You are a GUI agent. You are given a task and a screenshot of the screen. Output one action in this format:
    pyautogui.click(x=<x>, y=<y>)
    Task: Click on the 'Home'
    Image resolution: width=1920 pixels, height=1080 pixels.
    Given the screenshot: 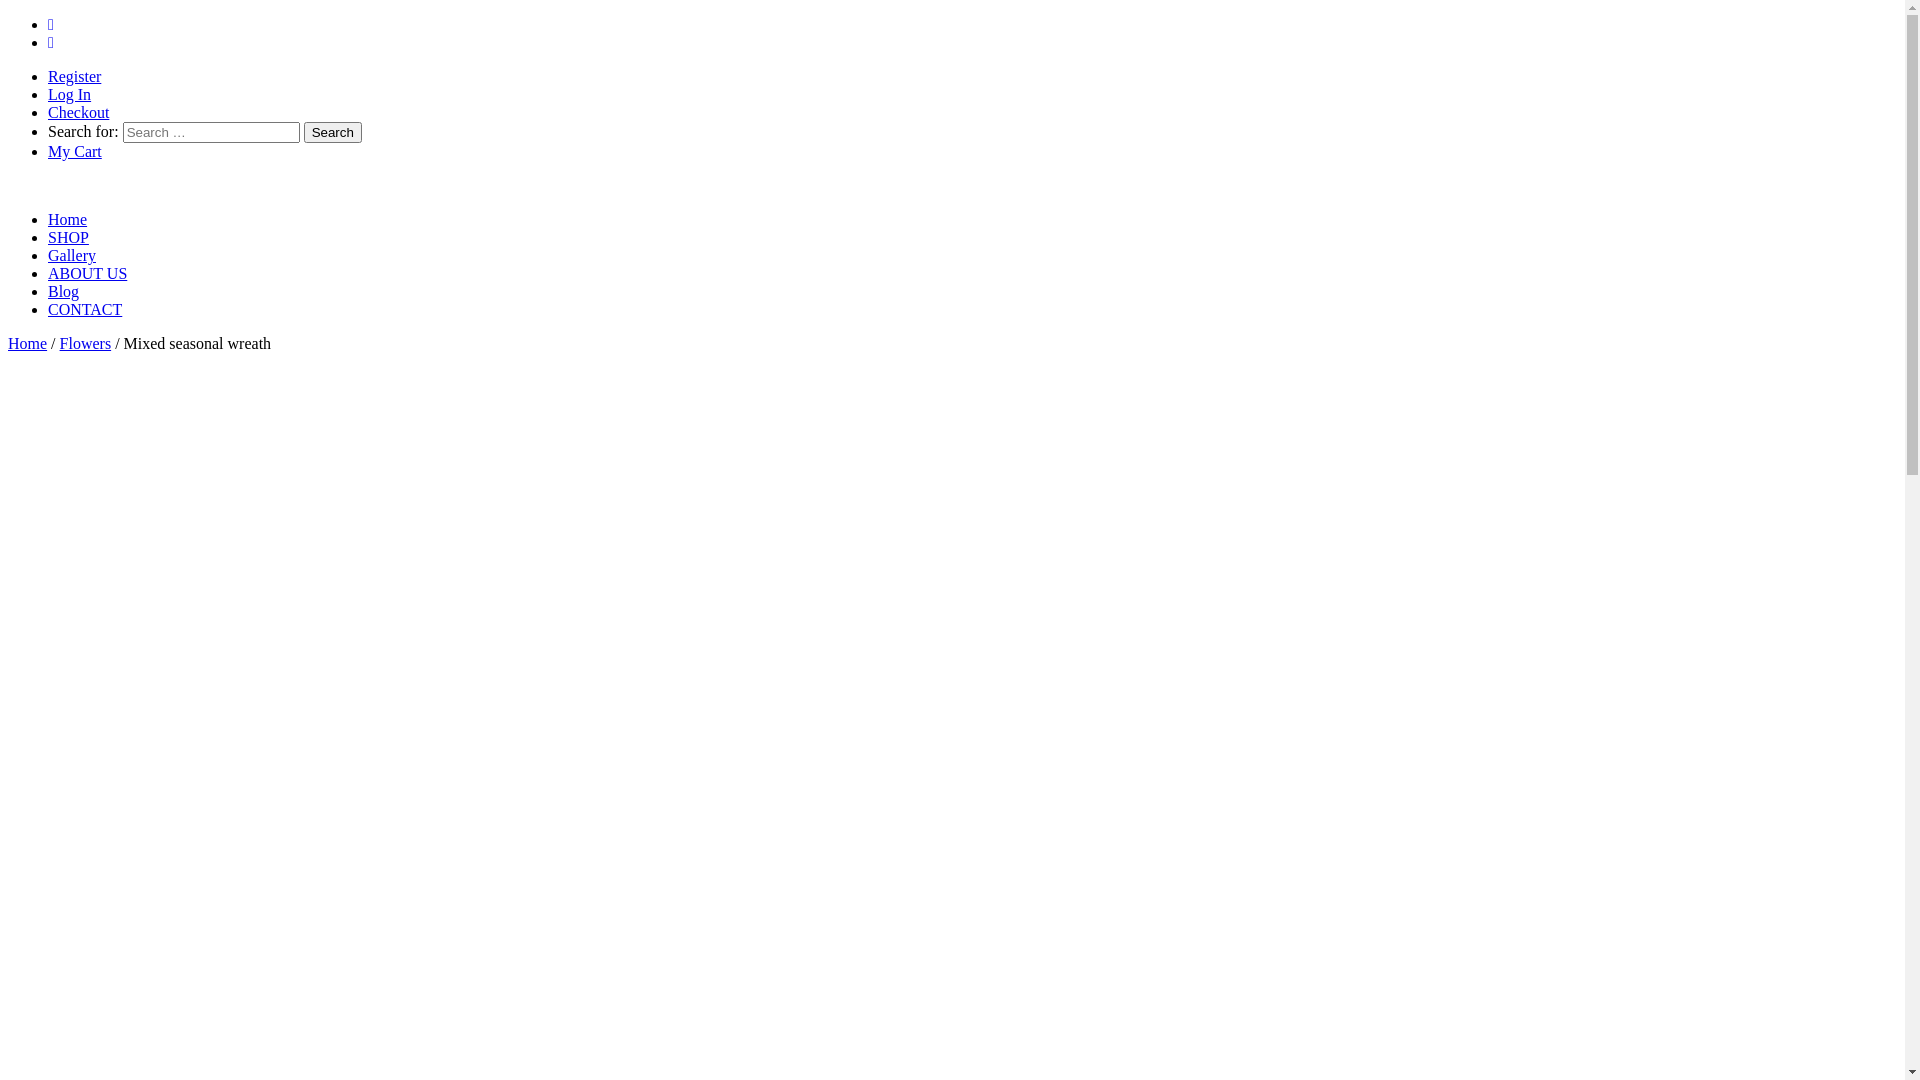 What is the action you would take?
    pyautogui.click(x=67, y=219)
    